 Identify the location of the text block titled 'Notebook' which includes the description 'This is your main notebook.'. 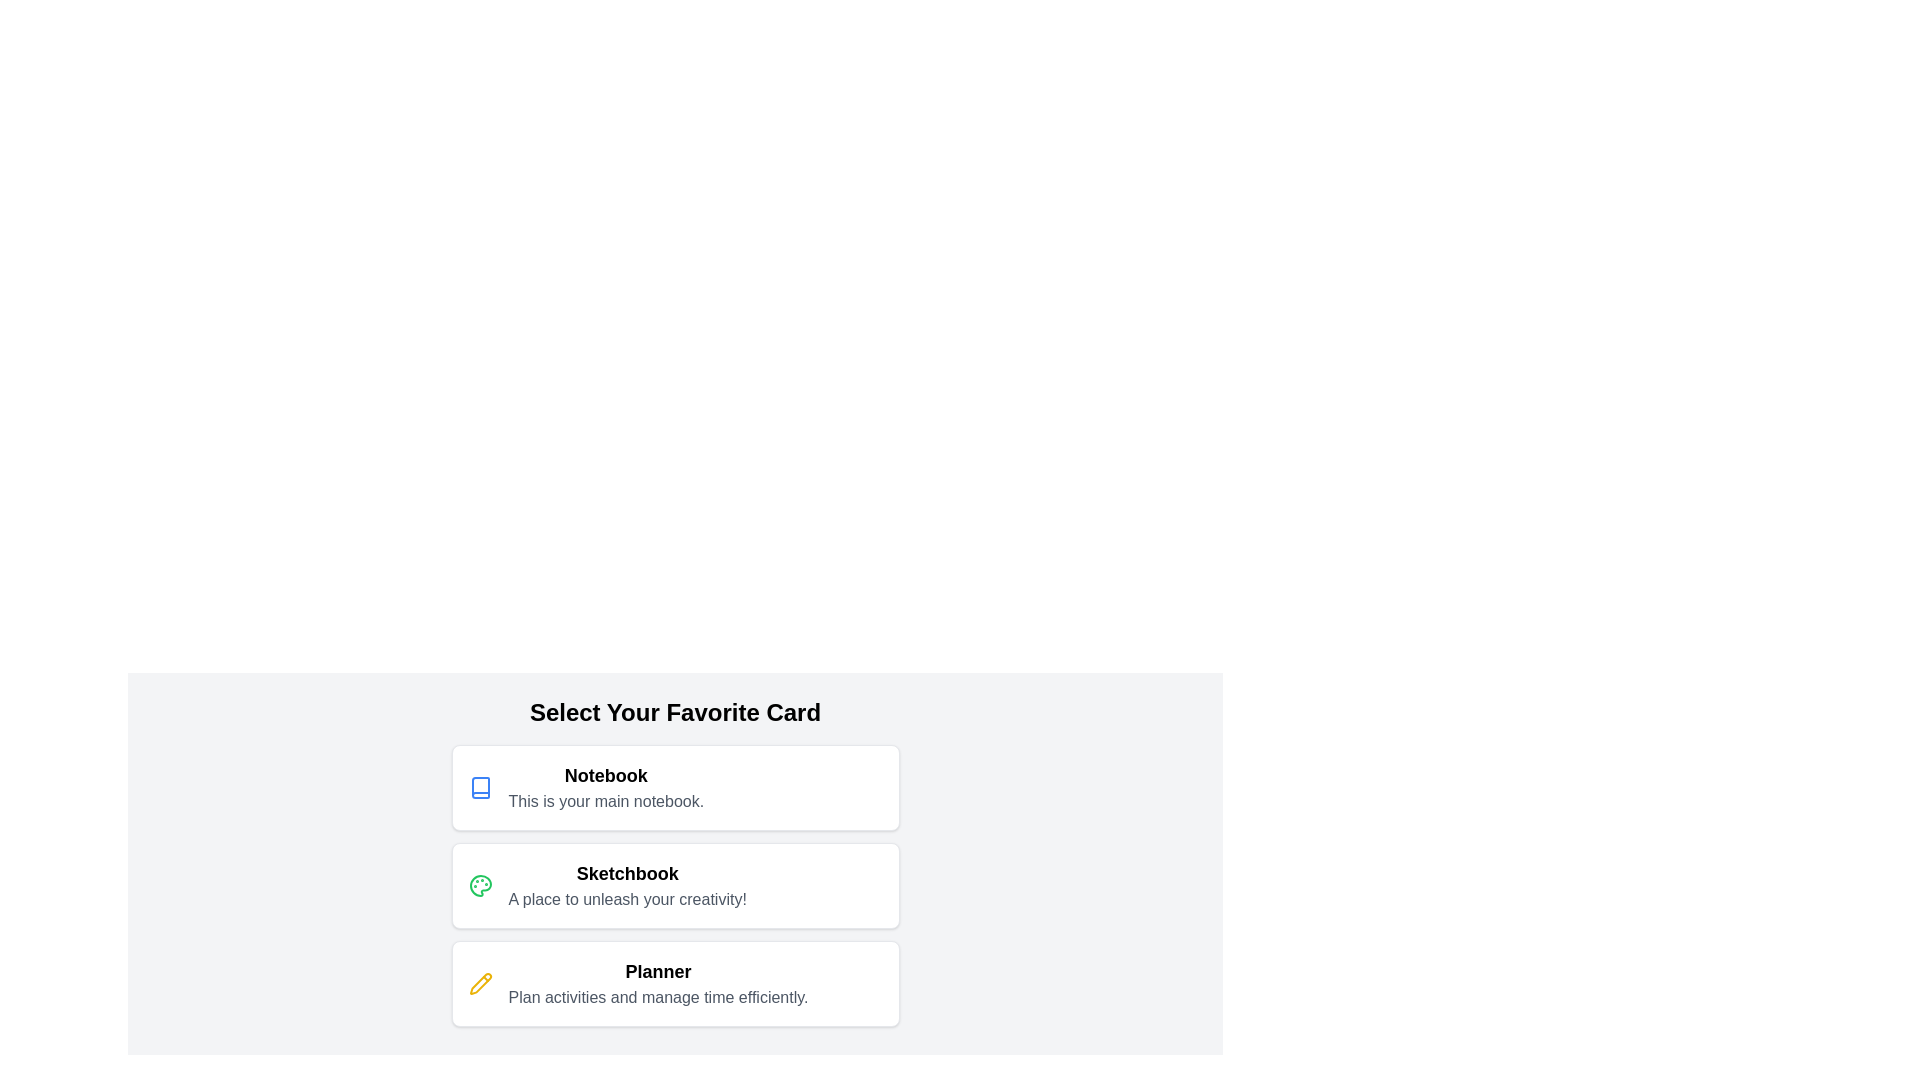
(605, 786).